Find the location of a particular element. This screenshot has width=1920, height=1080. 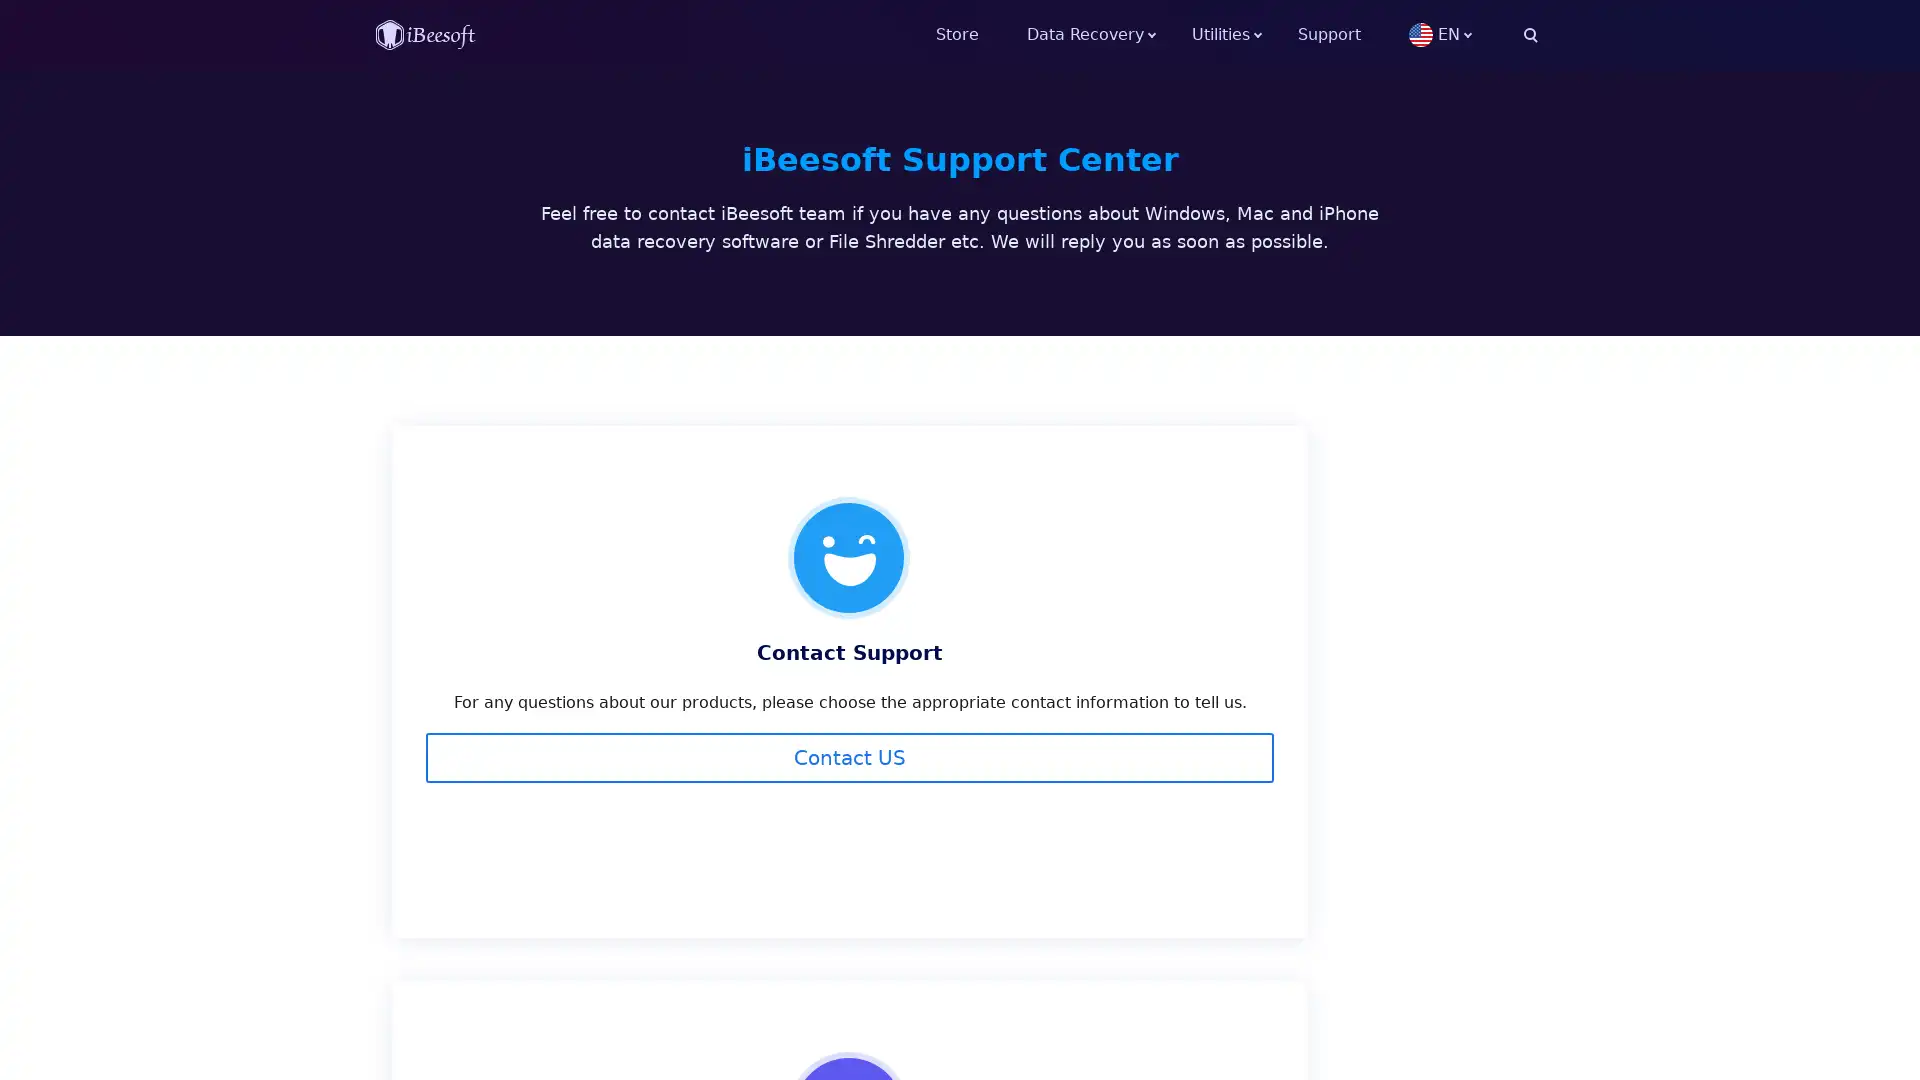

languages is located at coordinates (1473, 34).